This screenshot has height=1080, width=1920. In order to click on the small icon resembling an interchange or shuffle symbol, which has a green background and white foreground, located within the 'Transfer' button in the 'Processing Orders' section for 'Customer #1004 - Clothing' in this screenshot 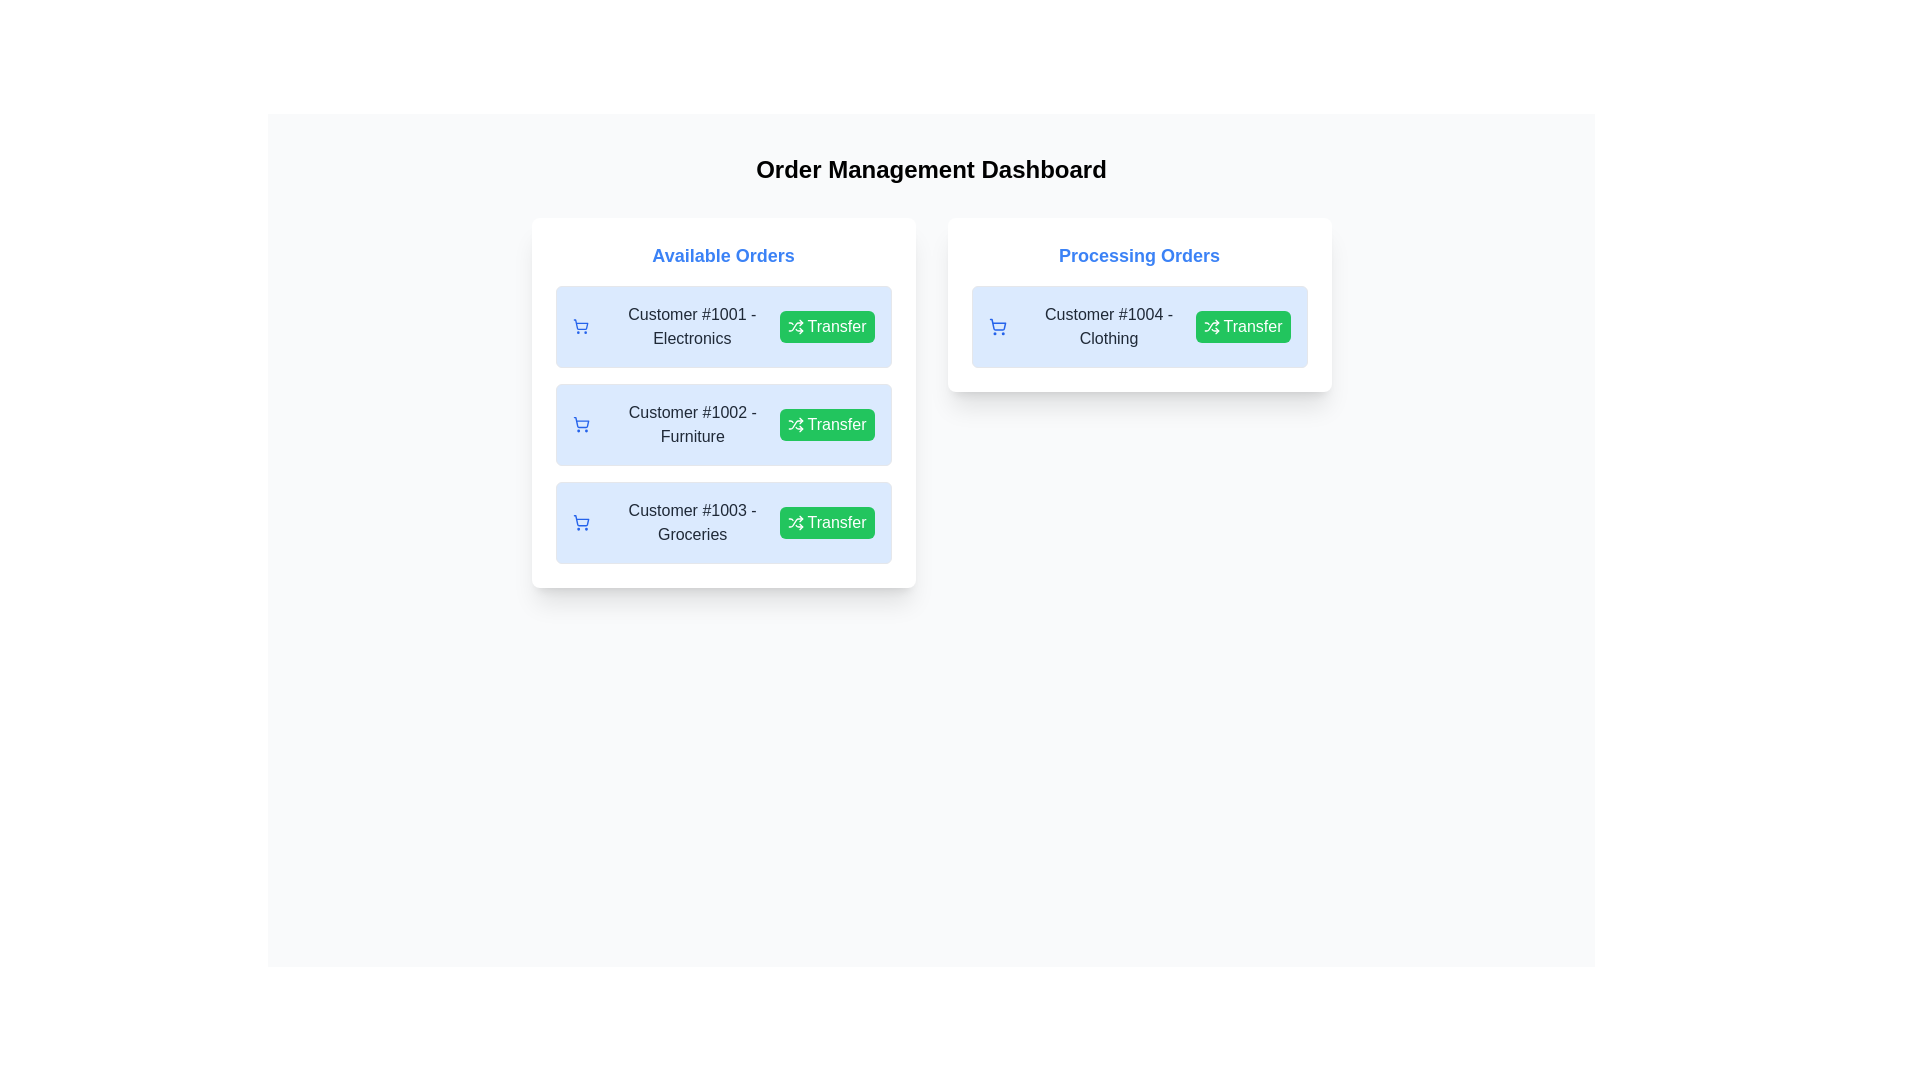, I will do `click(1210, 326)`.